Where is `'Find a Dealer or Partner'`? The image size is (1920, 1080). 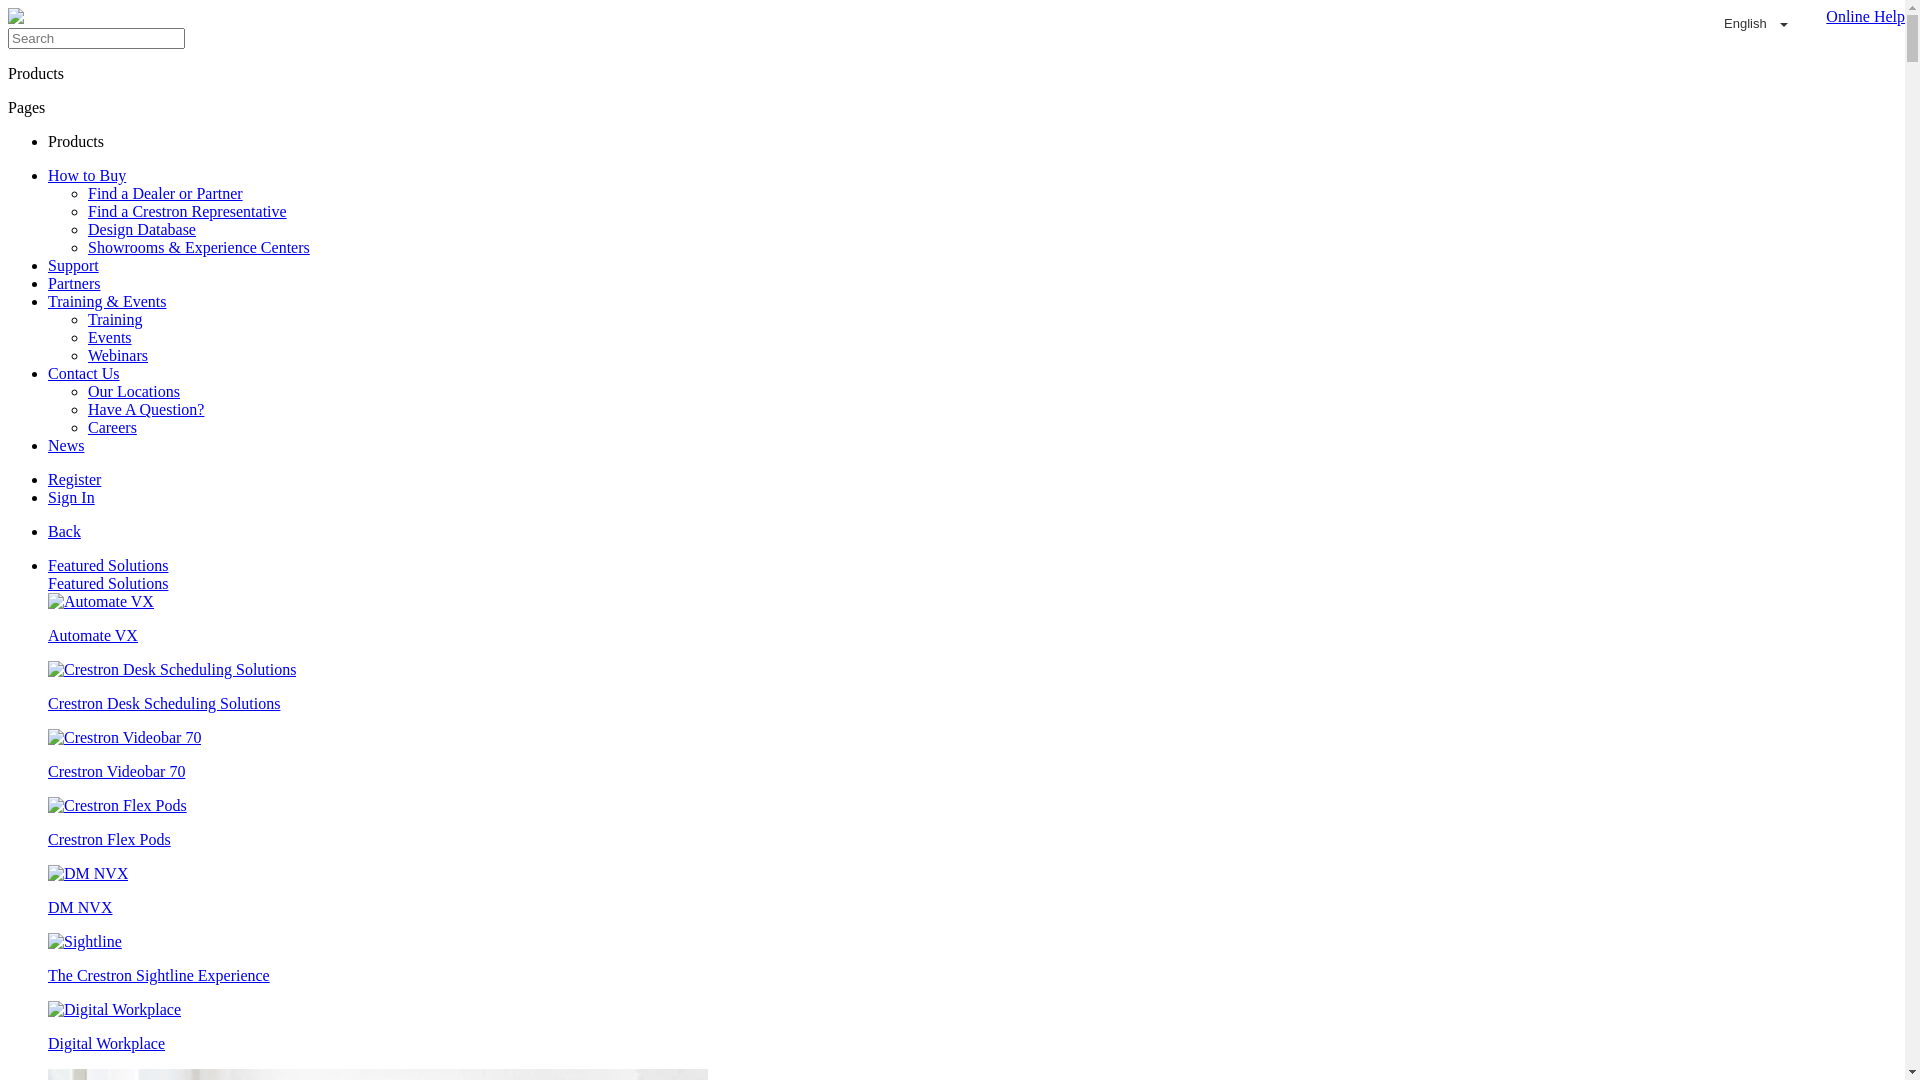
'Find a Dealer or Partner' is located at coordinates (86, 193).